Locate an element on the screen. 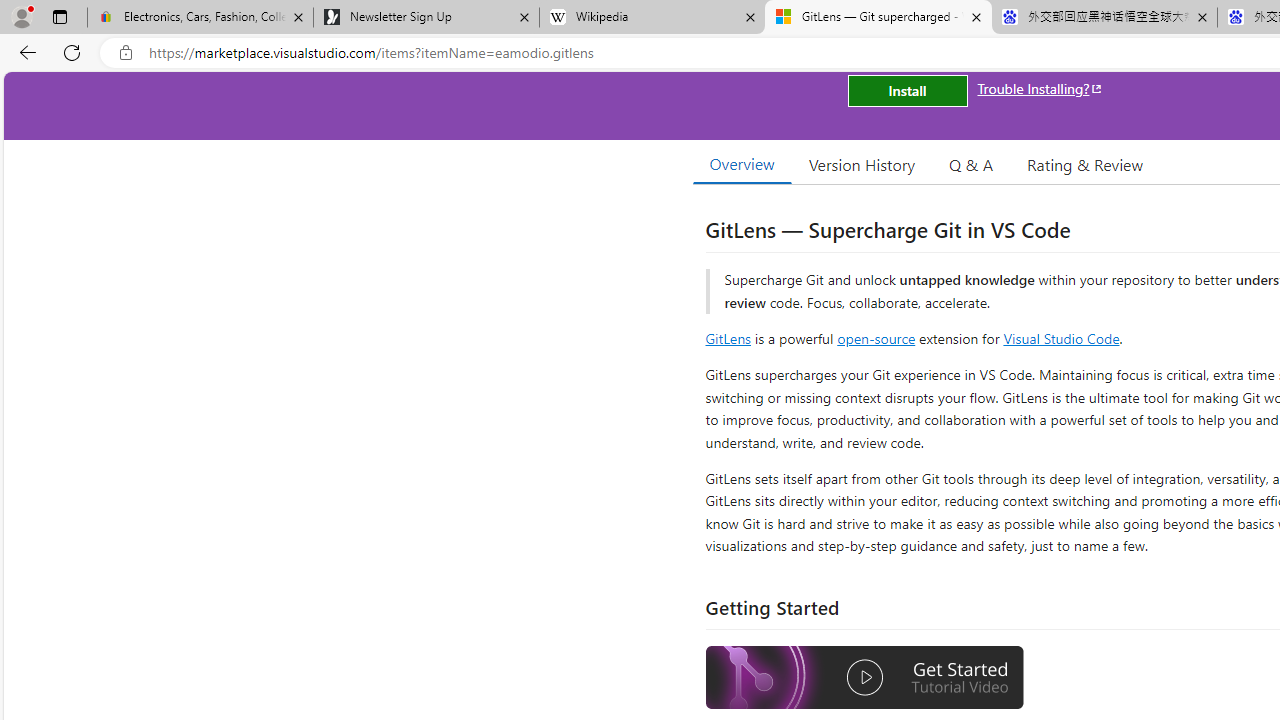 The width and height of the screenshot is (1280, 720). 'Wikipedia' is located at coordinates (652, 17).